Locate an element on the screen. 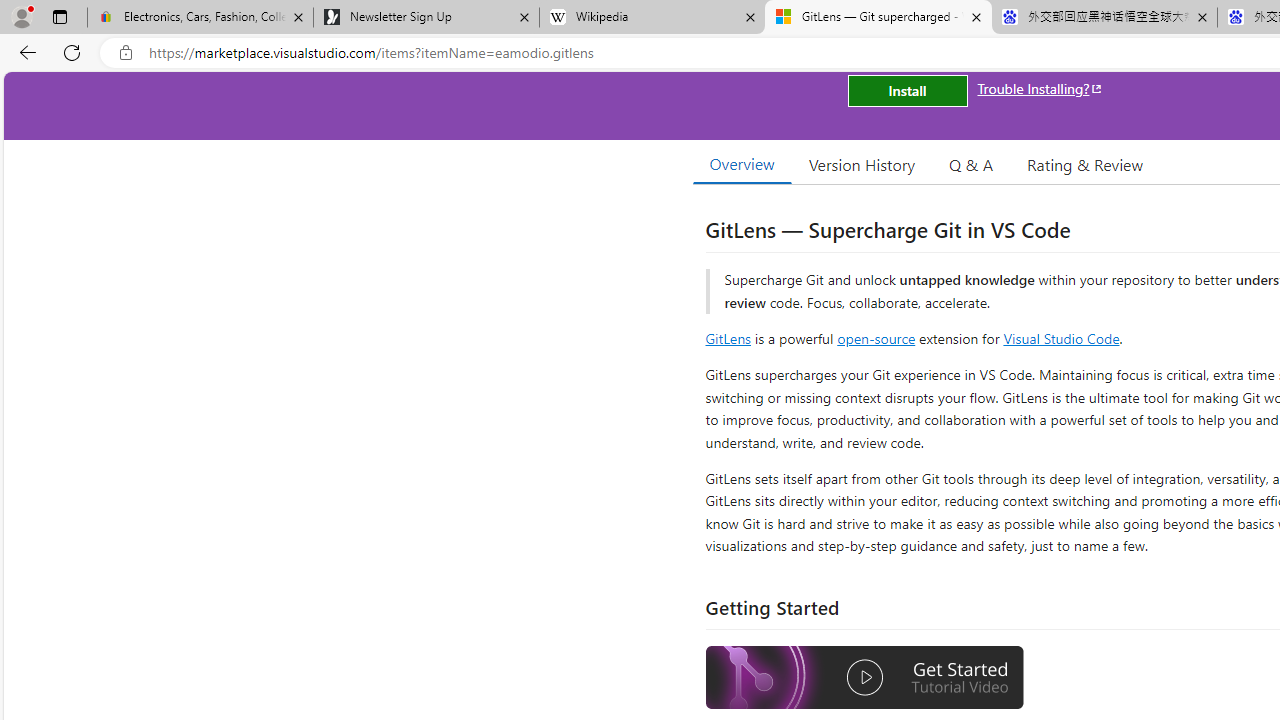 The width and height of the screenshot is (1280, 720). 'Wikipedia' is located at coordinates (652, 17).